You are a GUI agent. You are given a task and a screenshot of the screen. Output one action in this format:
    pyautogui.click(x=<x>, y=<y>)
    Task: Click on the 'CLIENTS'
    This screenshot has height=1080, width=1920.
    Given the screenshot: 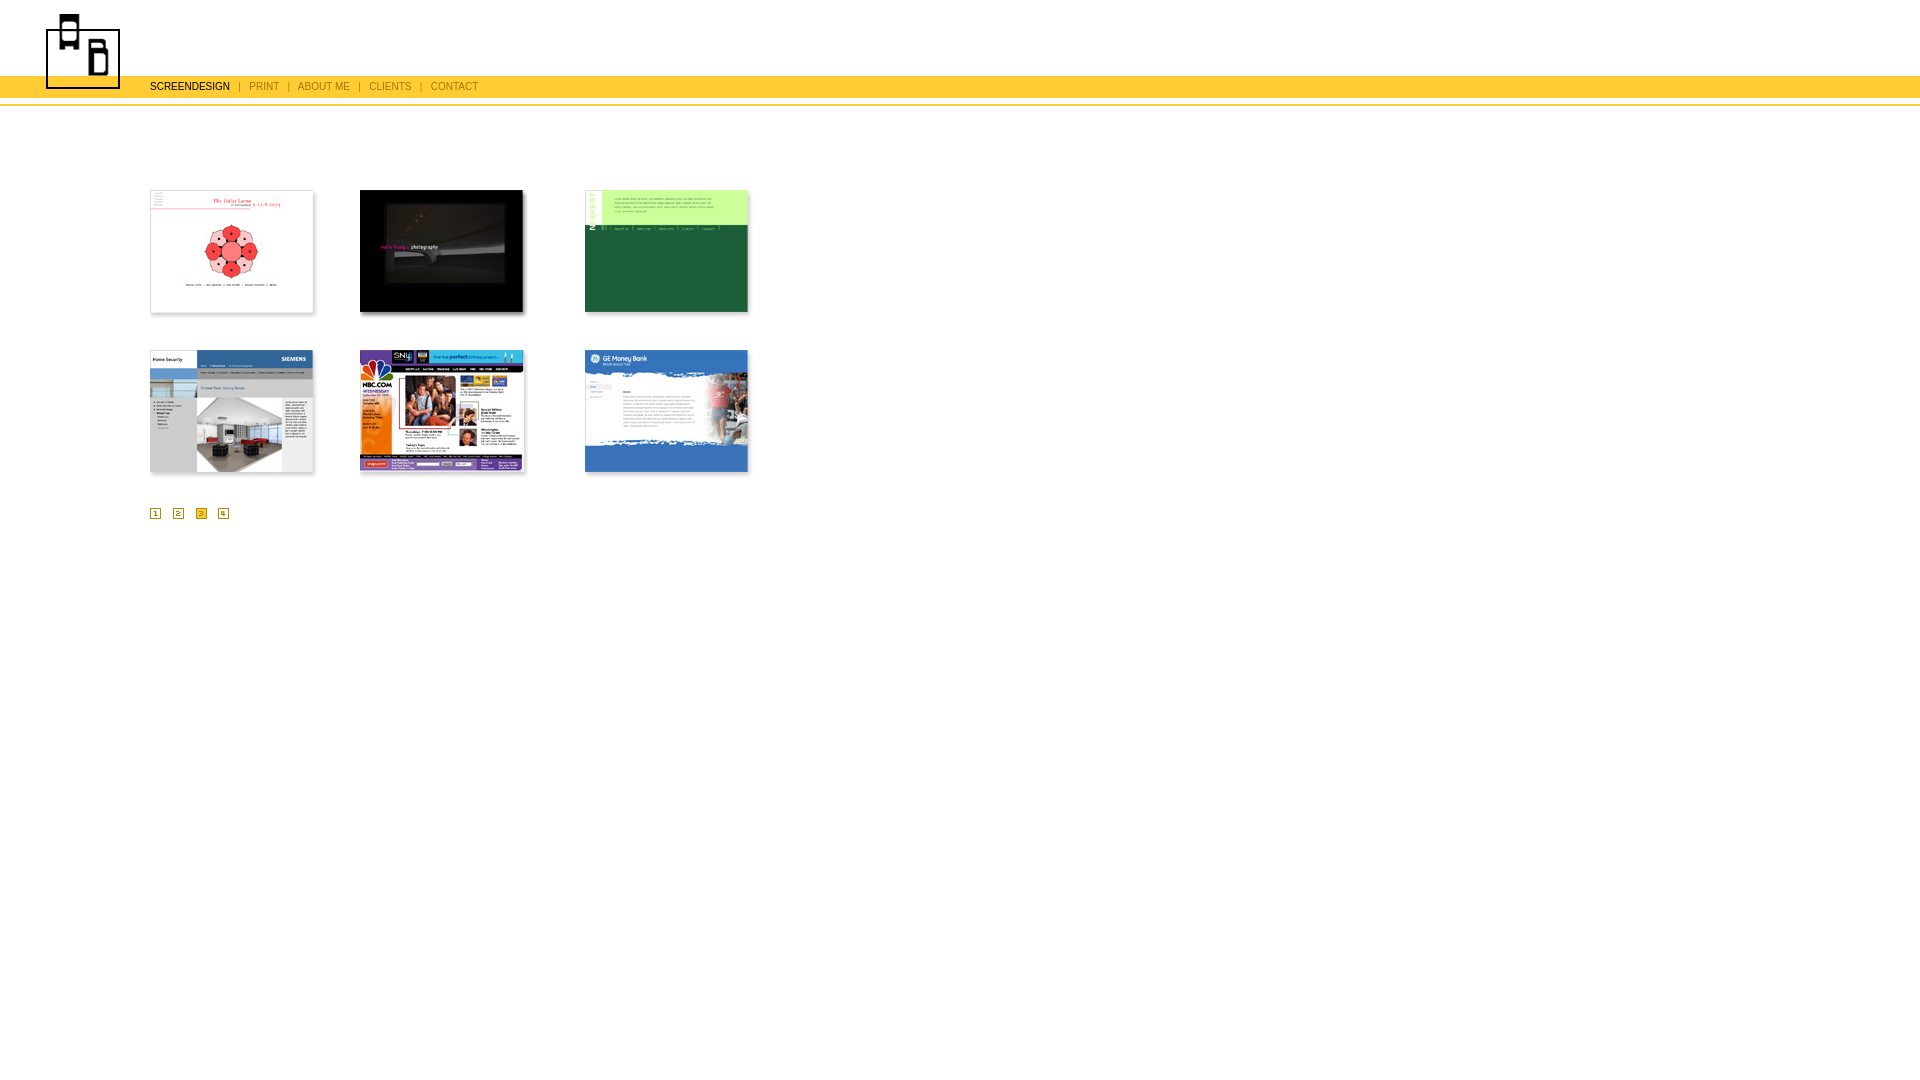 What is the action you would take?
    pyautogui.click(x=389, y=85)
    